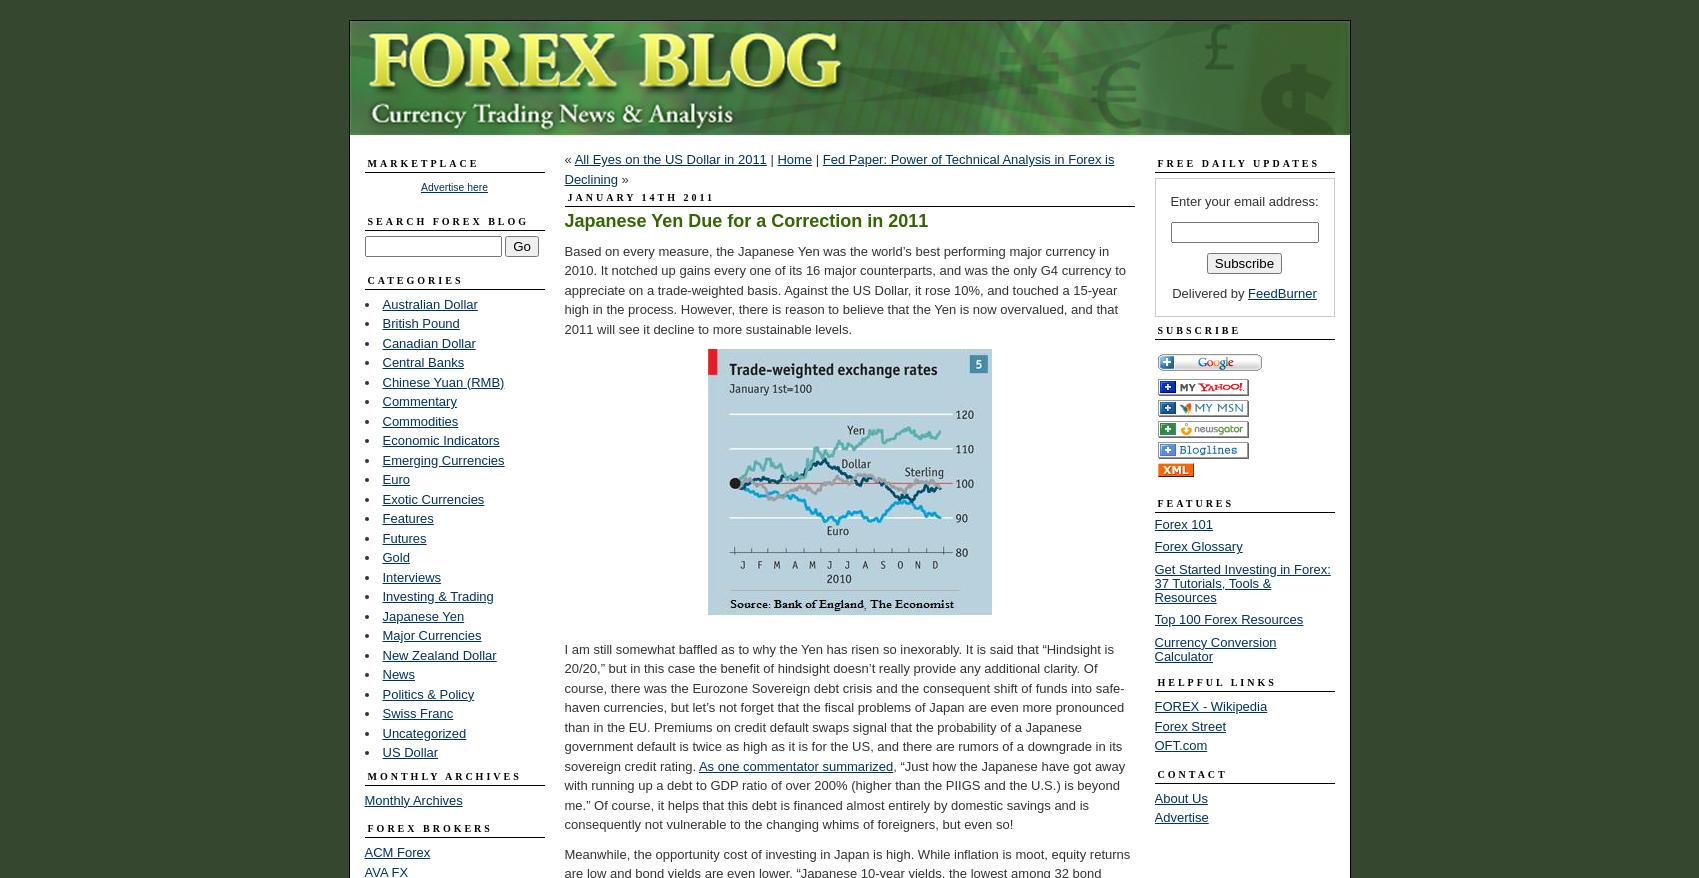 The width and height of the screenshot is (1699, 878). I want to click on 'Central Banks', so click(423, 361).